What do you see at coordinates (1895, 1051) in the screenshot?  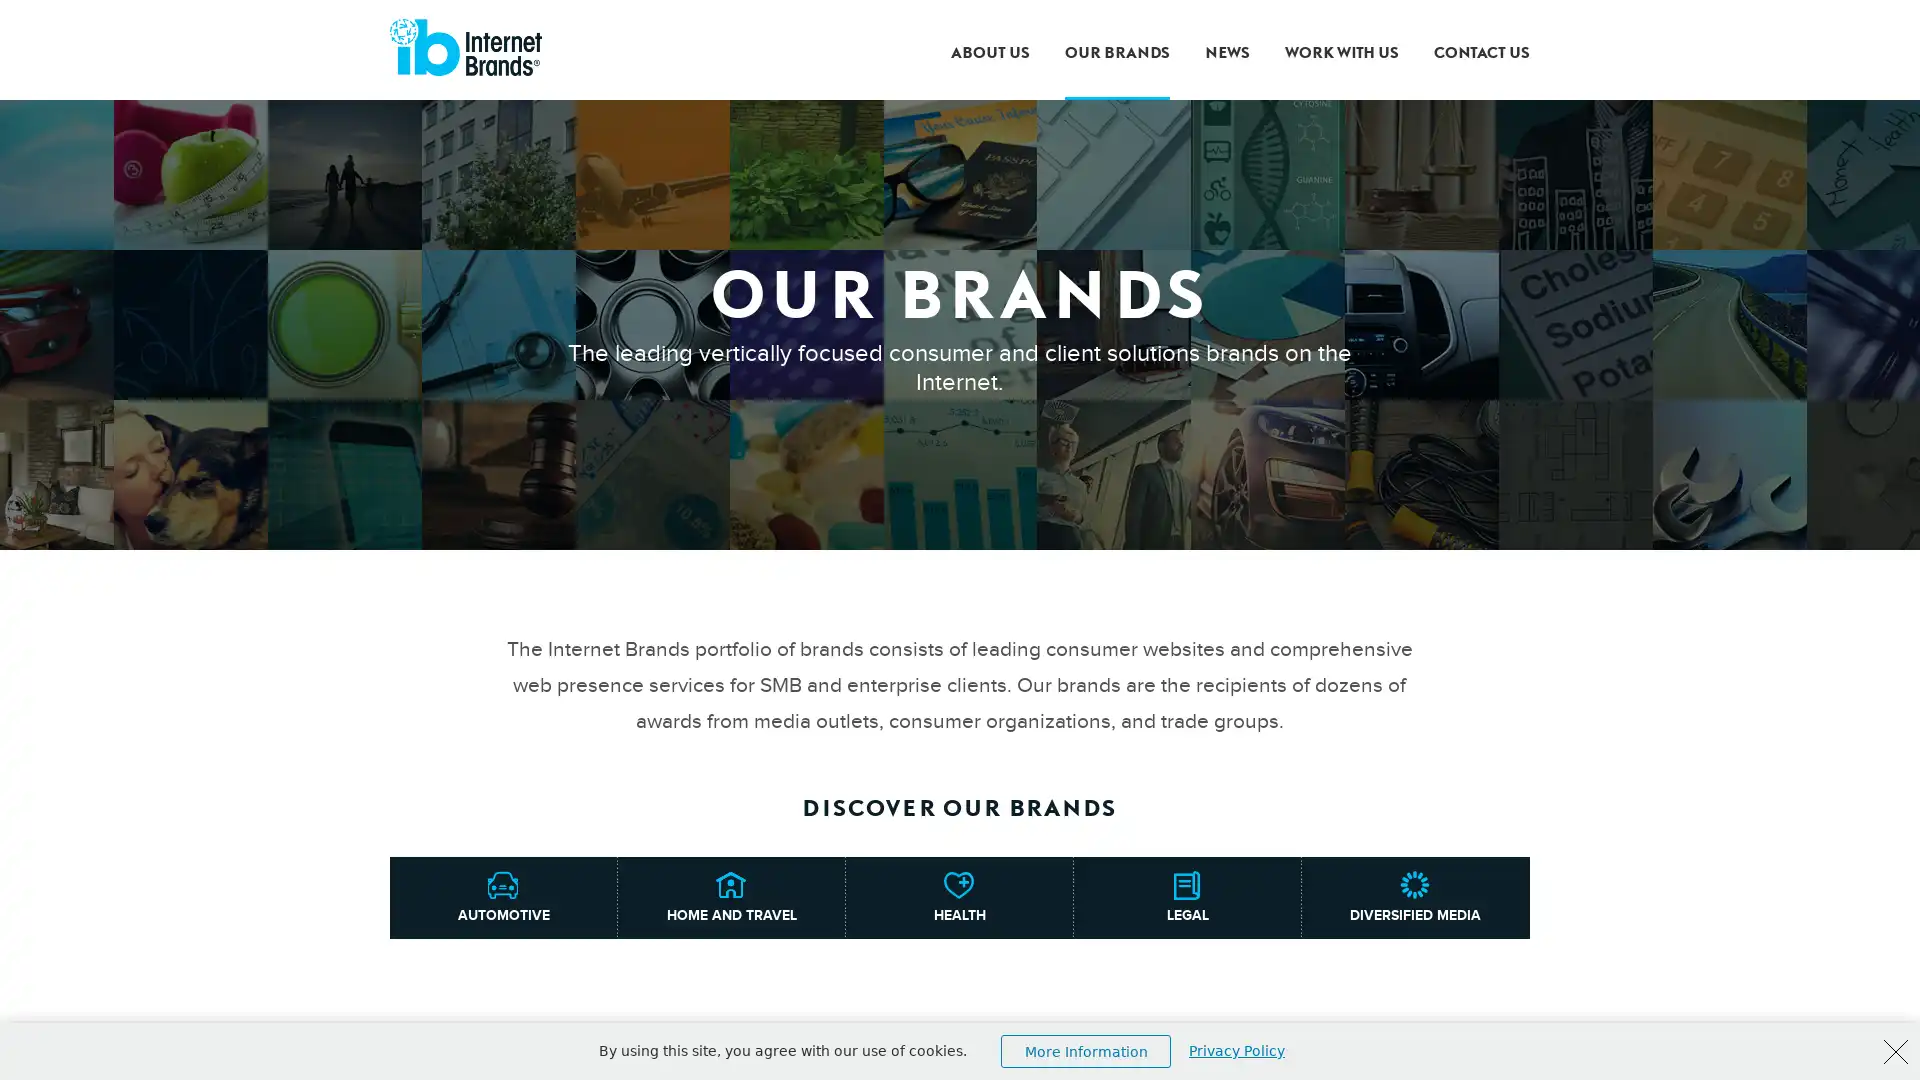 I see `WebMD Close` at bounding box center [1895, 1051].